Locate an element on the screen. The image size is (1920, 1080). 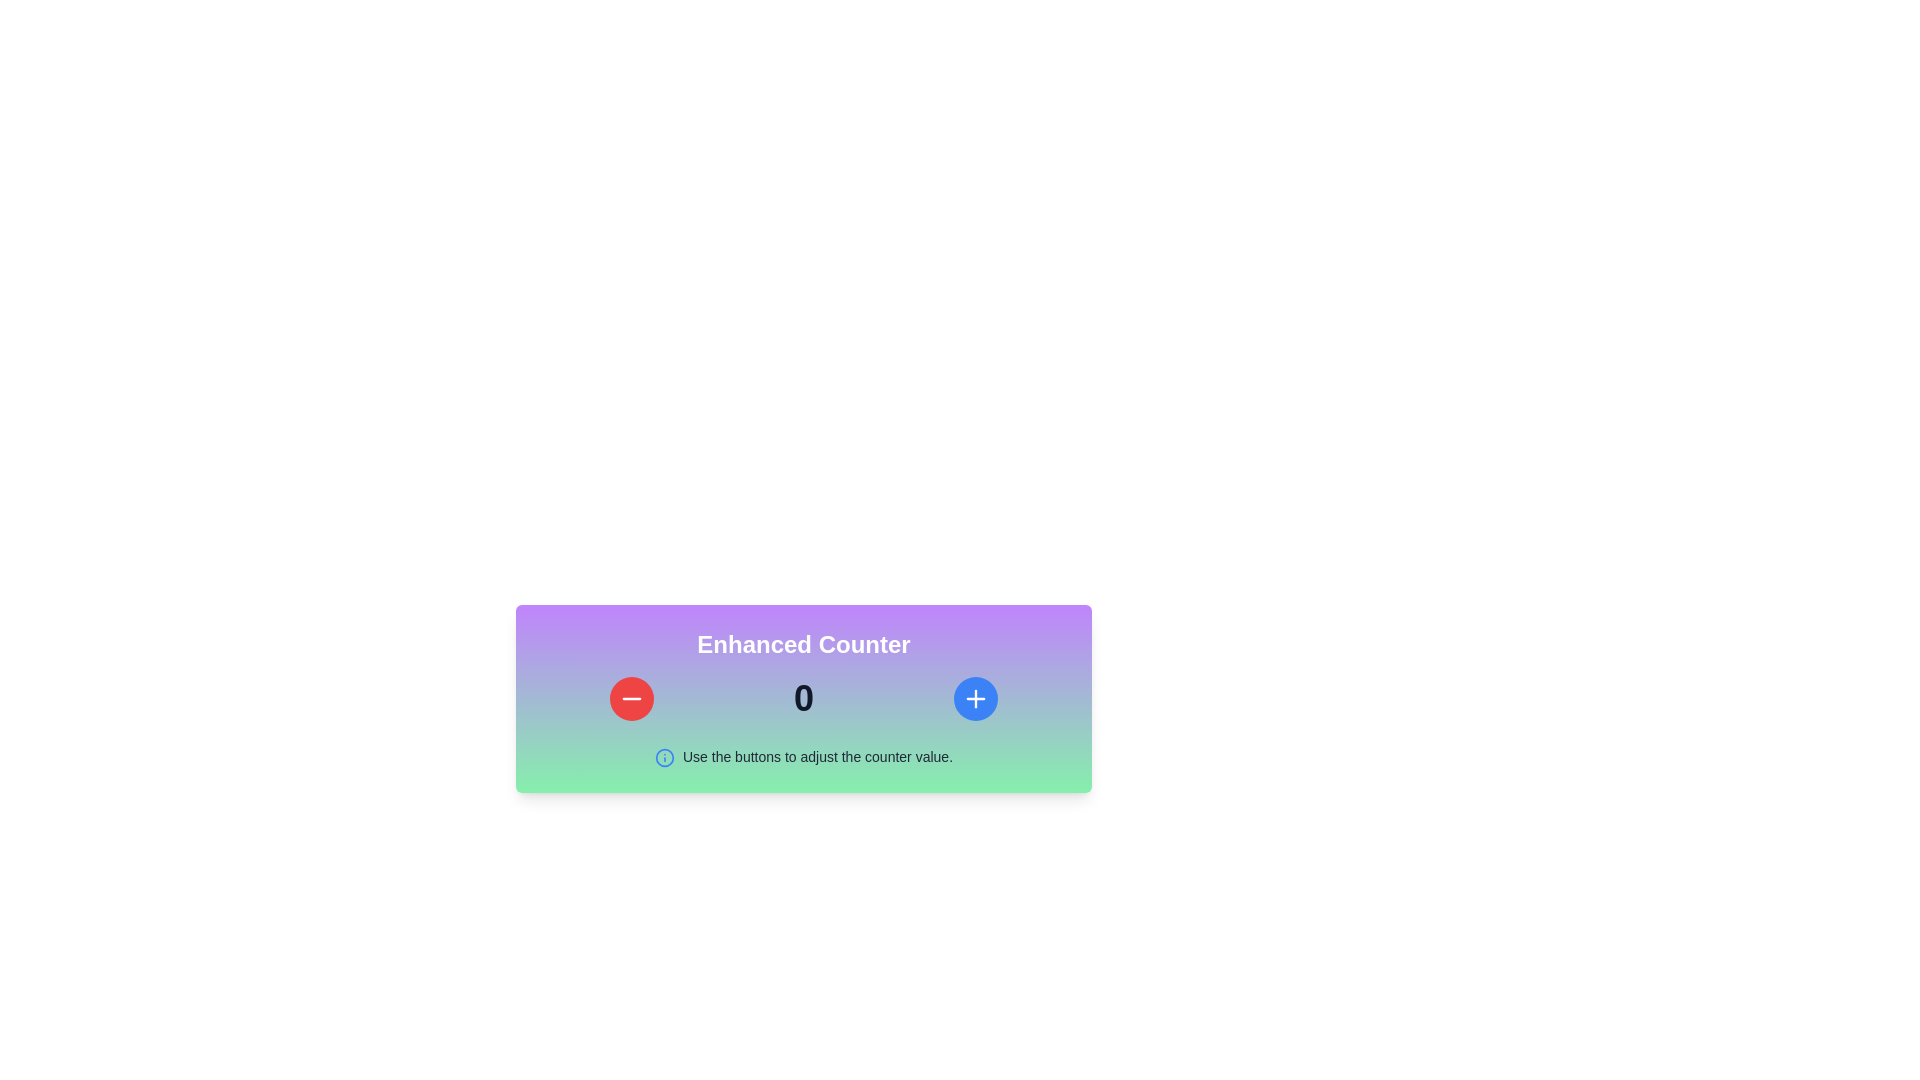
the Text label that displays the current value of the counter, located between the decrement and increment buttons, beneath the header 'Enhanced Counter' is located at coordinates (804, 697).